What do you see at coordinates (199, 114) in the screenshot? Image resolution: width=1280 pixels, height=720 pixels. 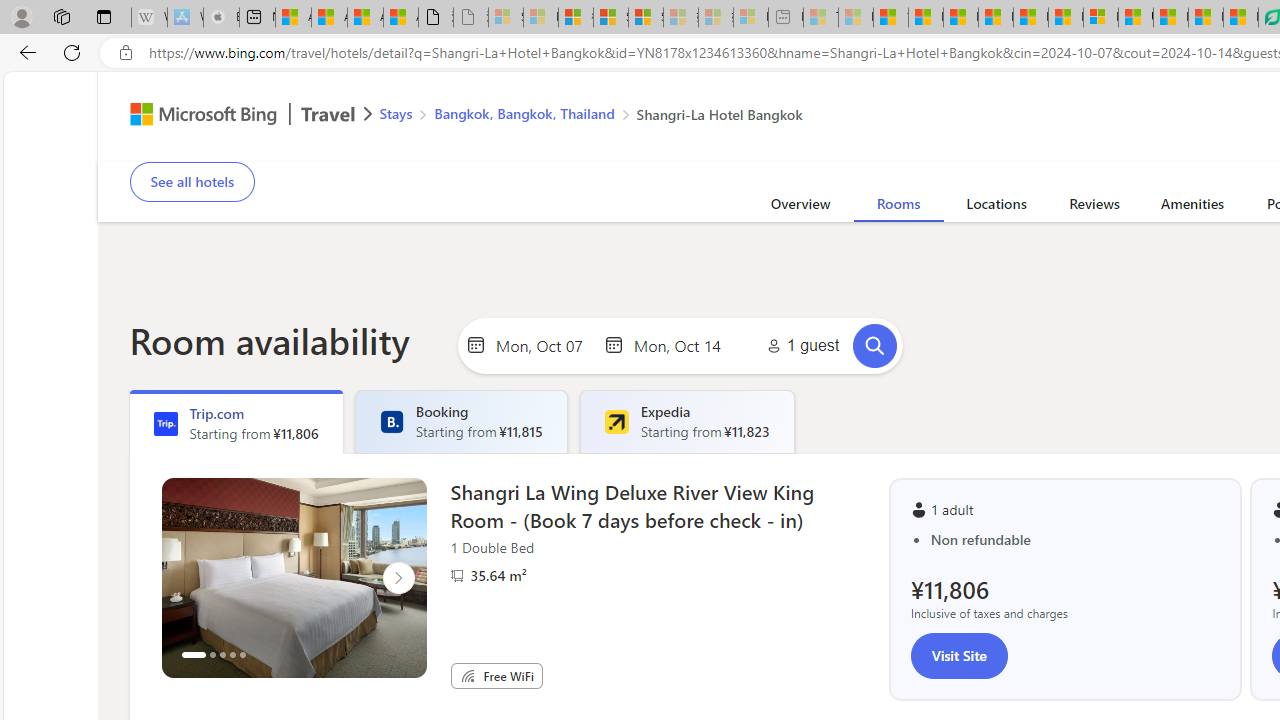 I see `'Class: msft-bing-logo msft-bing-logo-desktop'` at bounding box center [199, 114].